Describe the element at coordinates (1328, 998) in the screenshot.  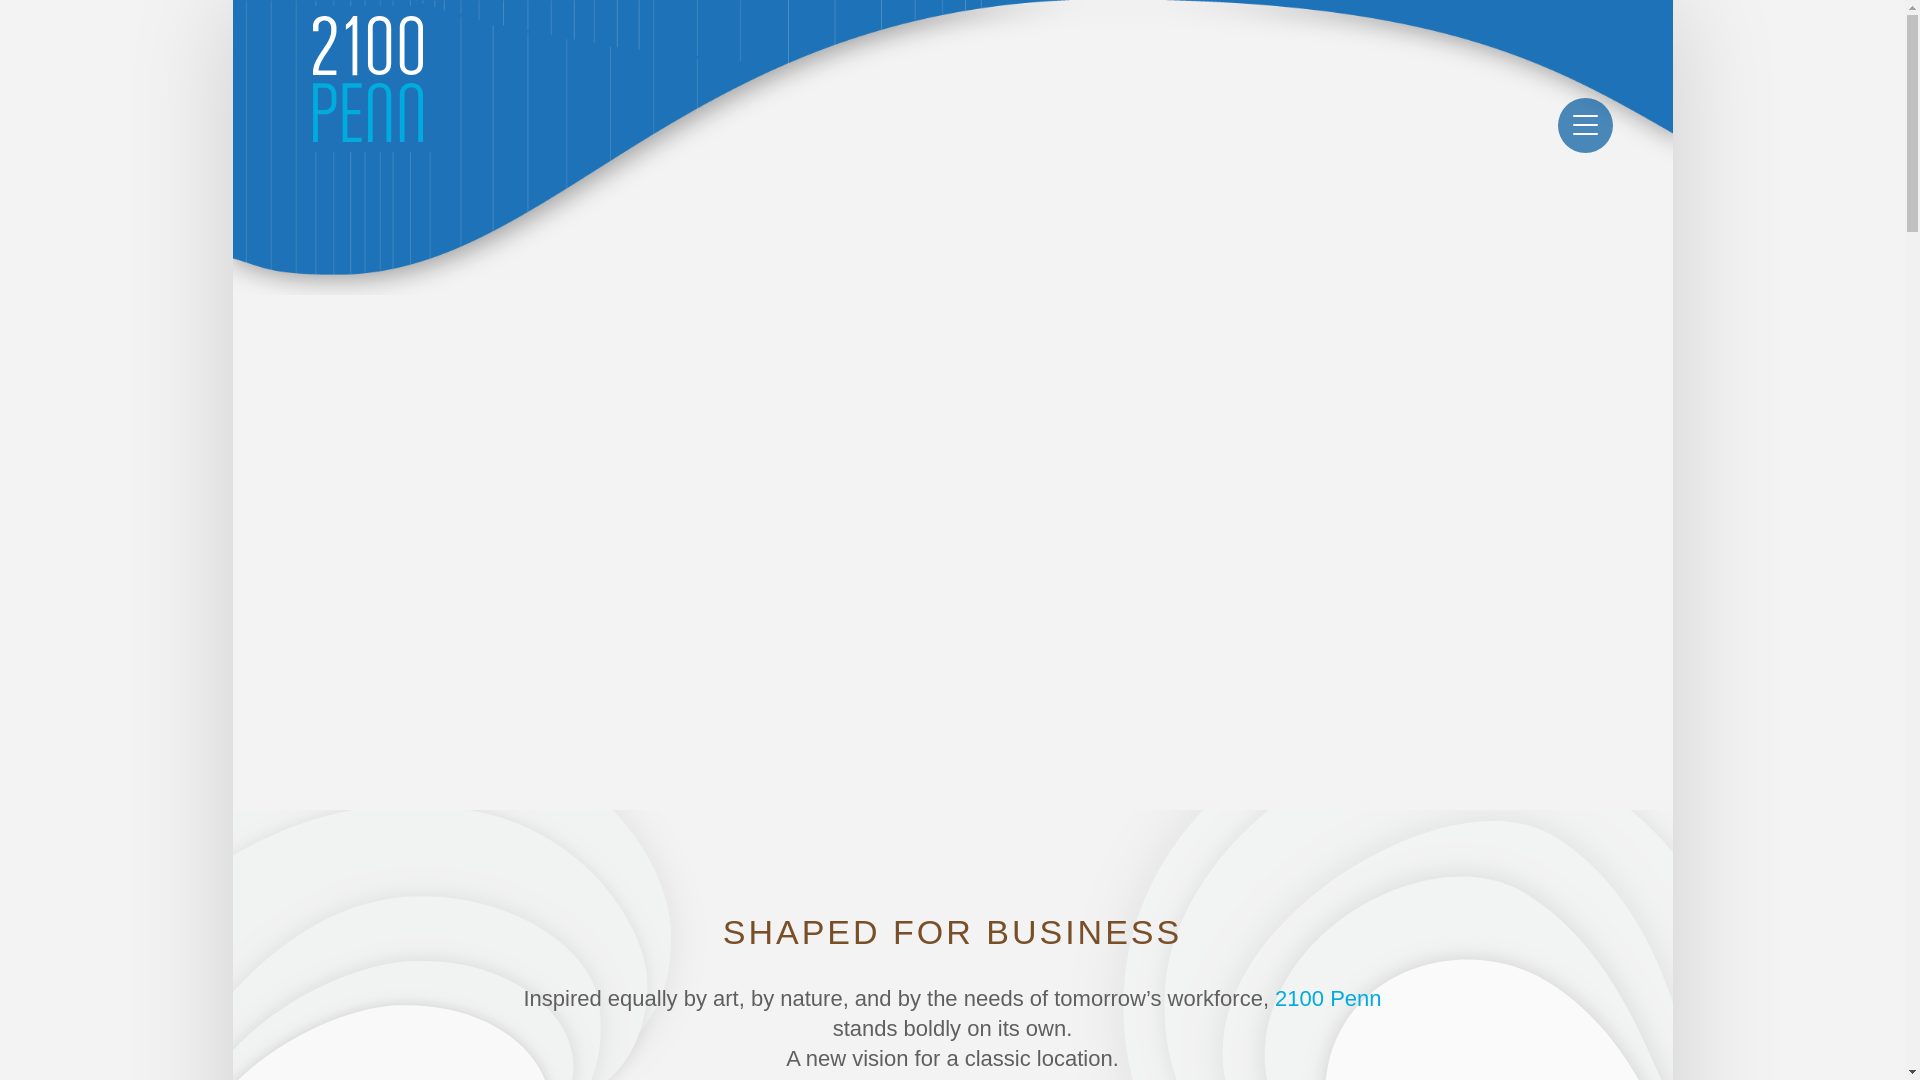
I see `'2100 Penn'` at that location.